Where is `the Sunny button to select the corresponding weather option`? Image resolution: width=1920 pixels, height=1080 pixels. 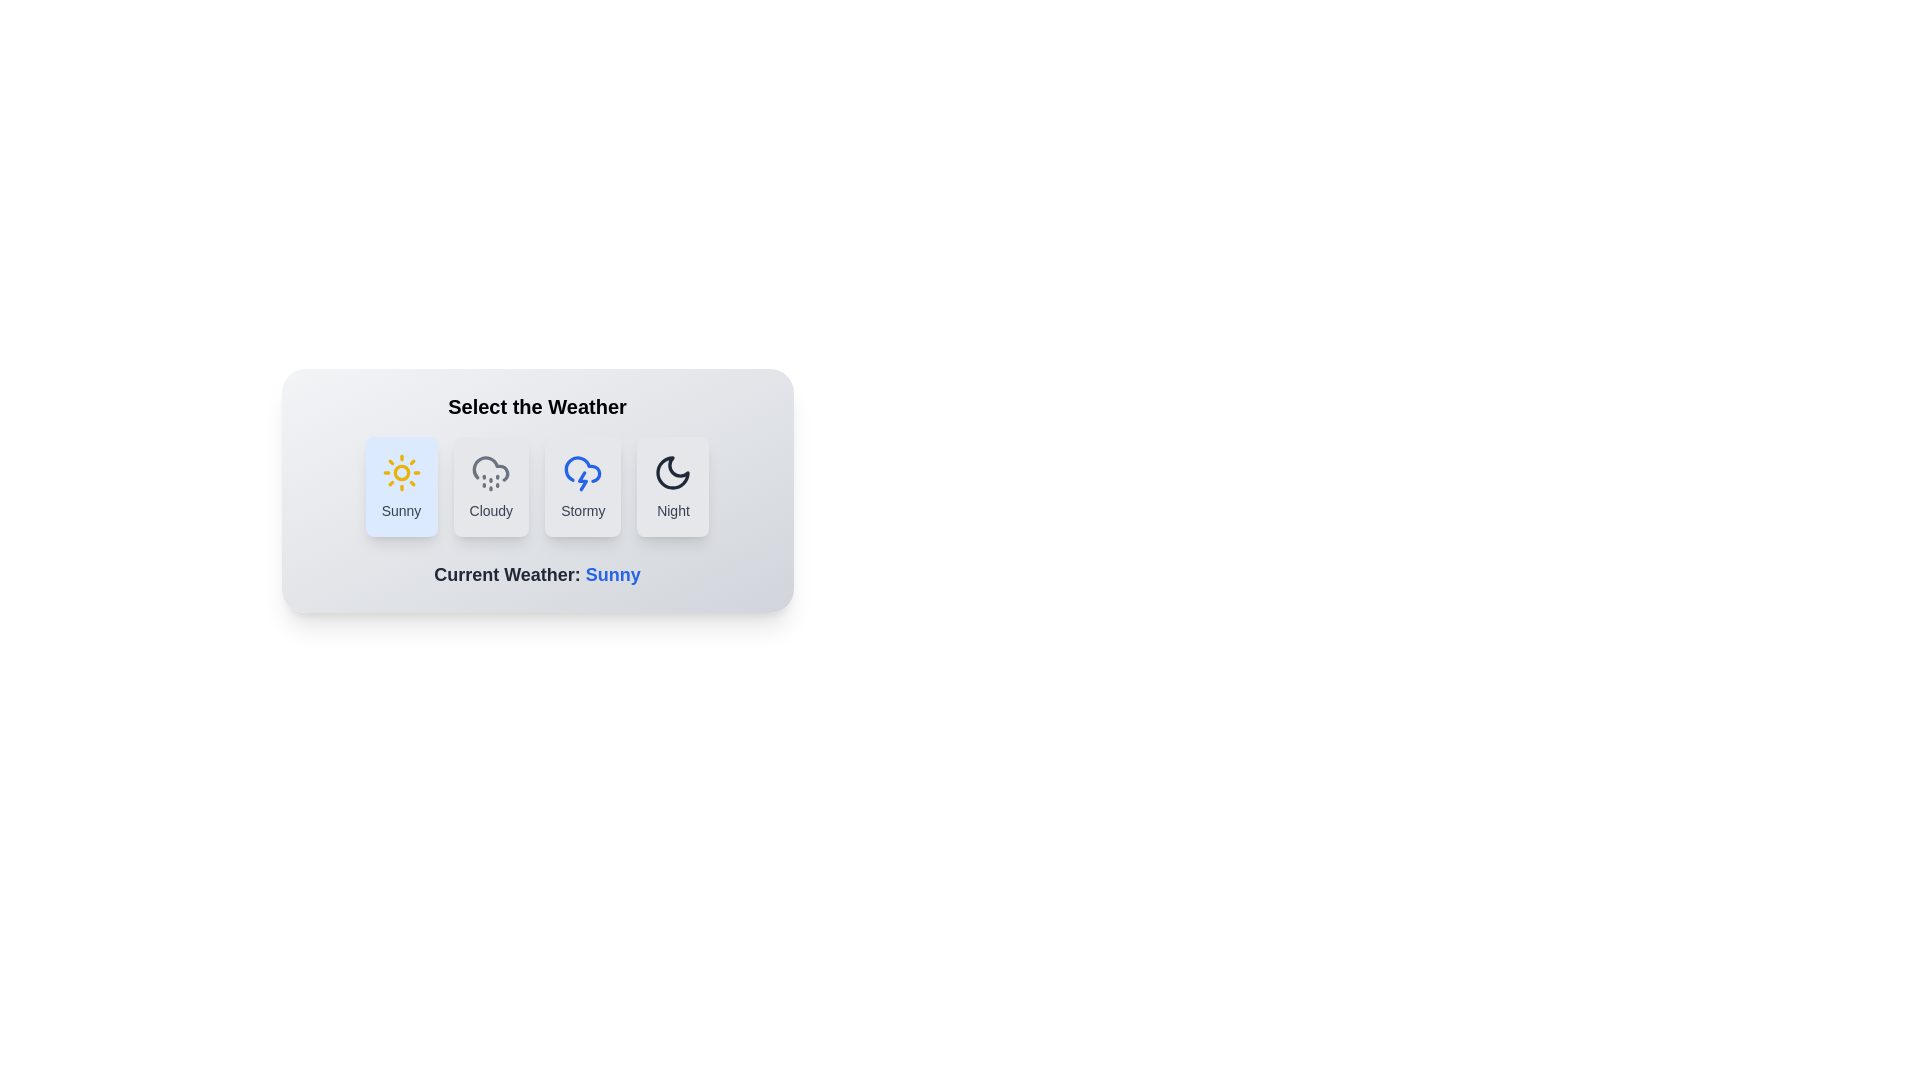 the Sunny button to select the corresponding weather option is located at coordinates (400, 486).